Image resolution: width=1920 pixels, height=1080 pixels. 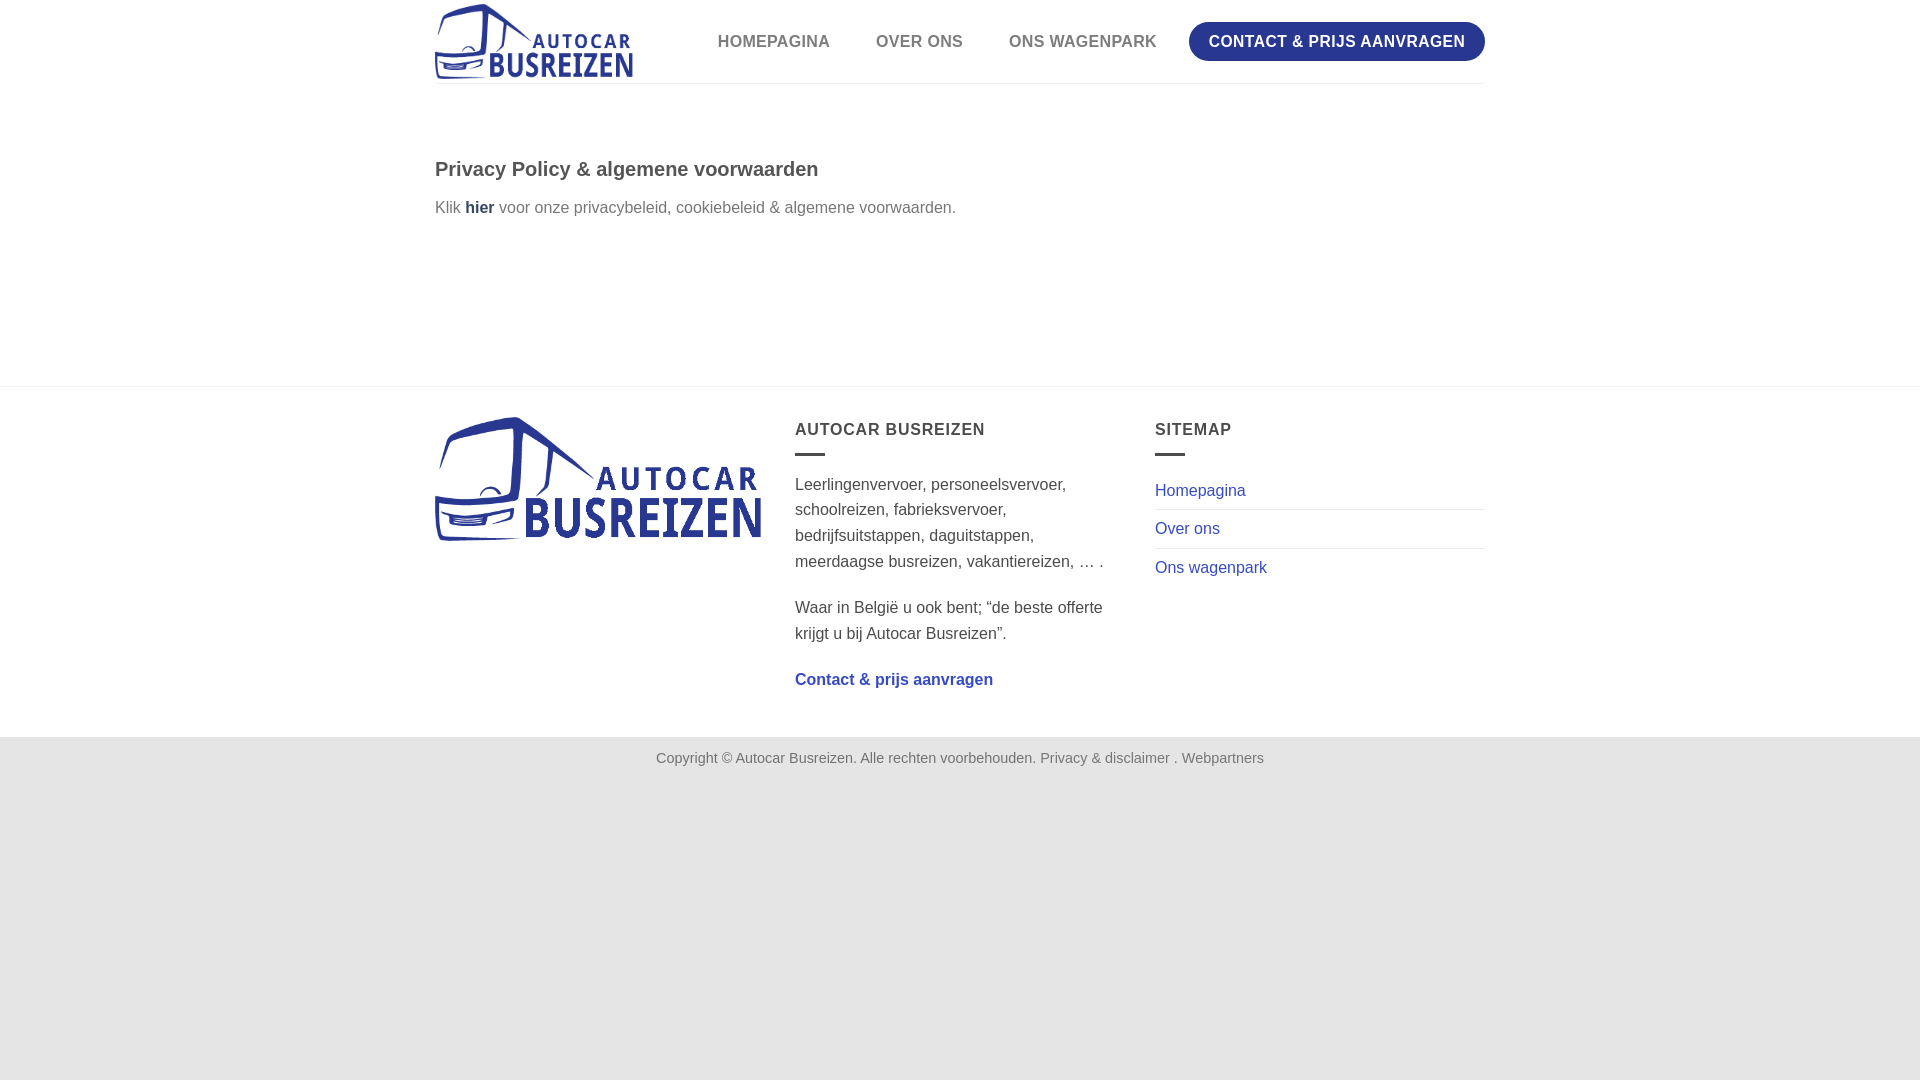 I want to click on 'OVER ONS', so click(x=918, y=42).